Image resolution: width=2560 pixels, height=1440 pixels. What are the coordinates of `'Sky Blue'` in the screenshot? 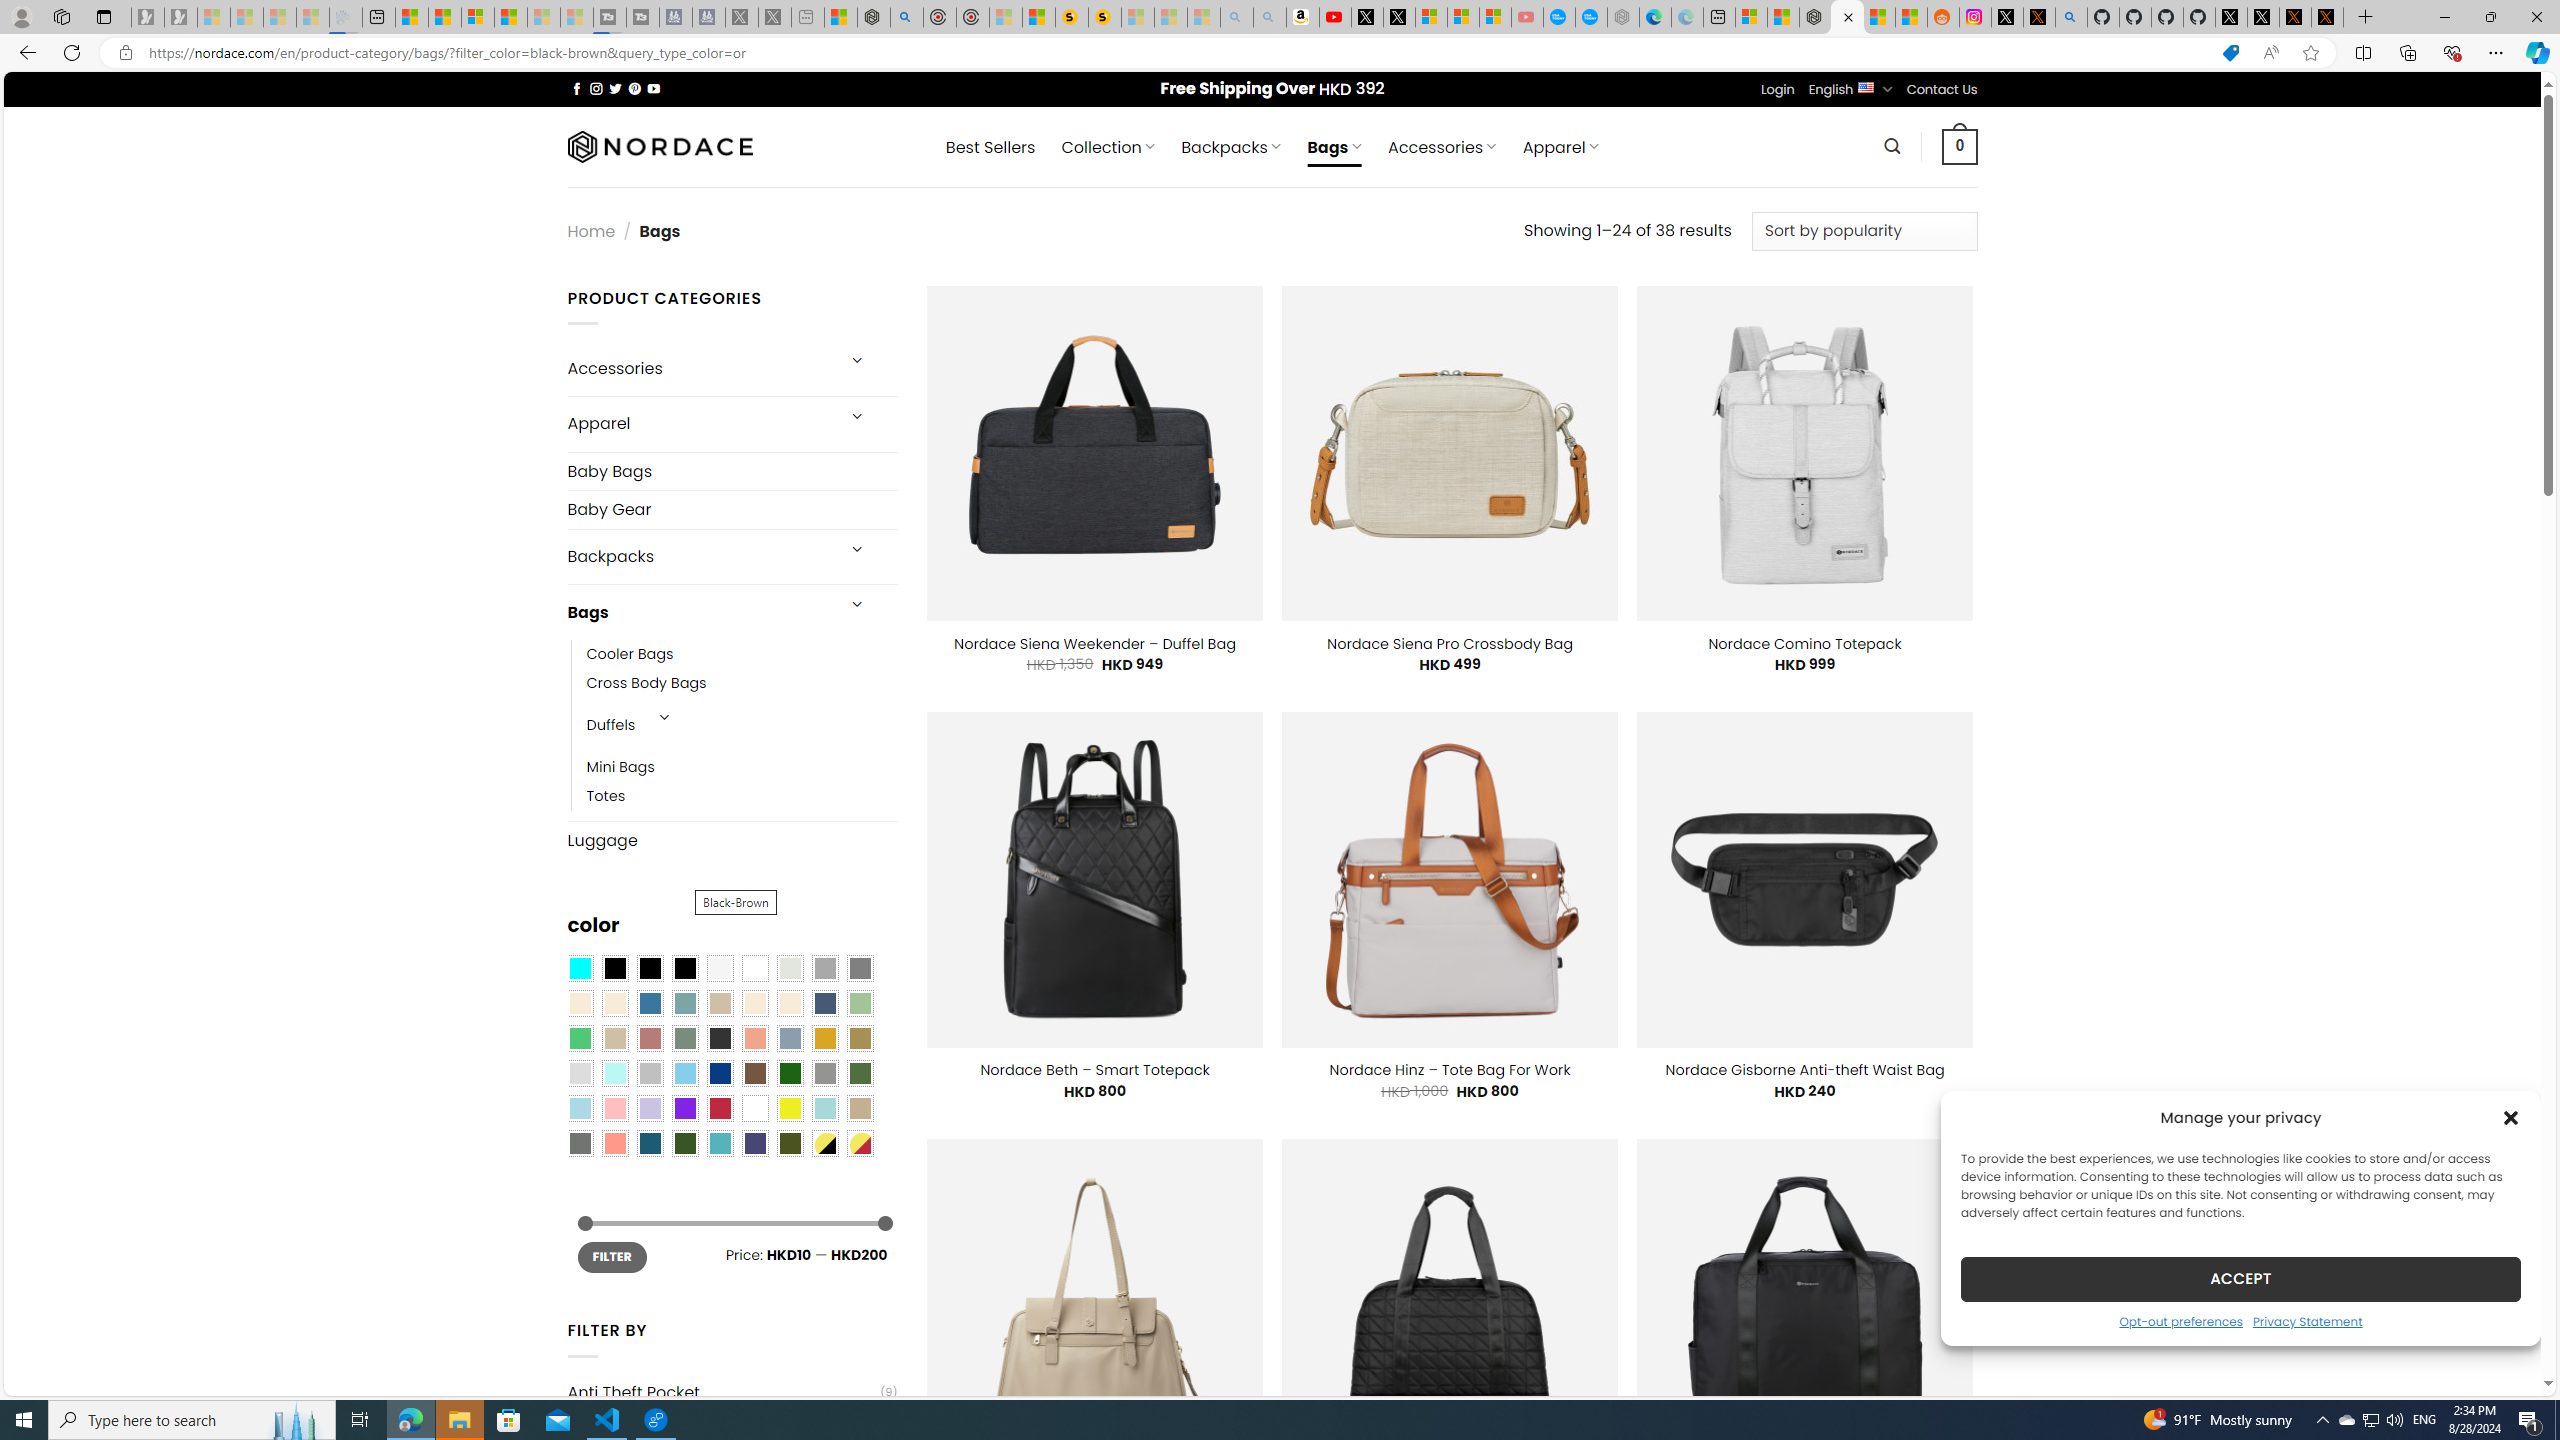 It's located at (684, 1073).